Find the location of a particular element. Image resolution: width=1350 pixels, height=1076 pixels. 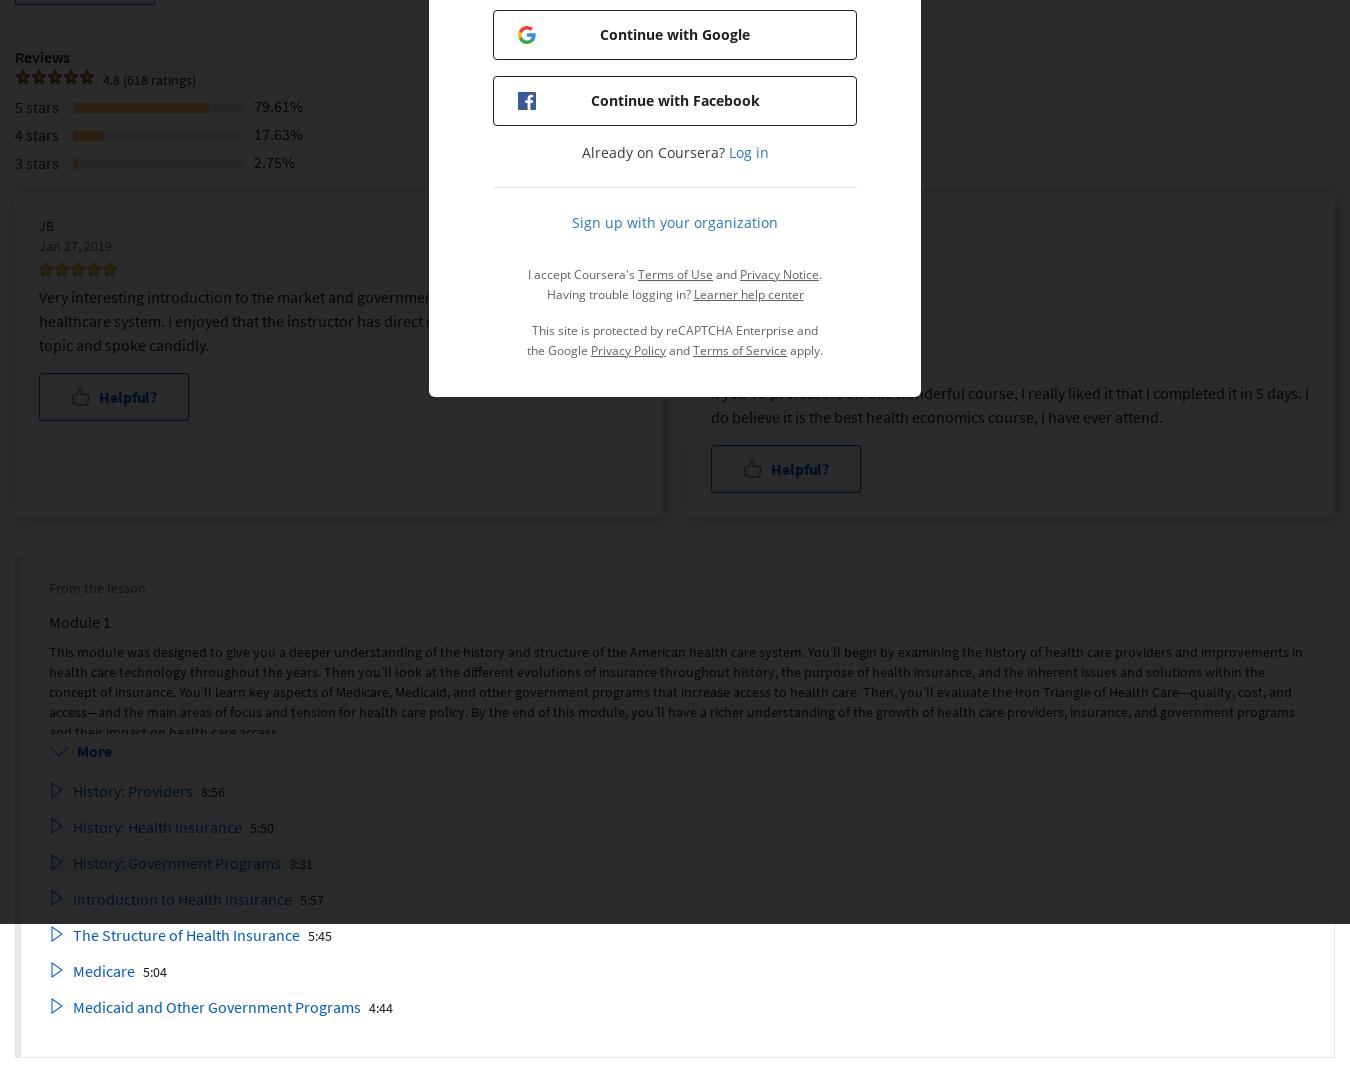

'T' is located at coordinates (714, 295).